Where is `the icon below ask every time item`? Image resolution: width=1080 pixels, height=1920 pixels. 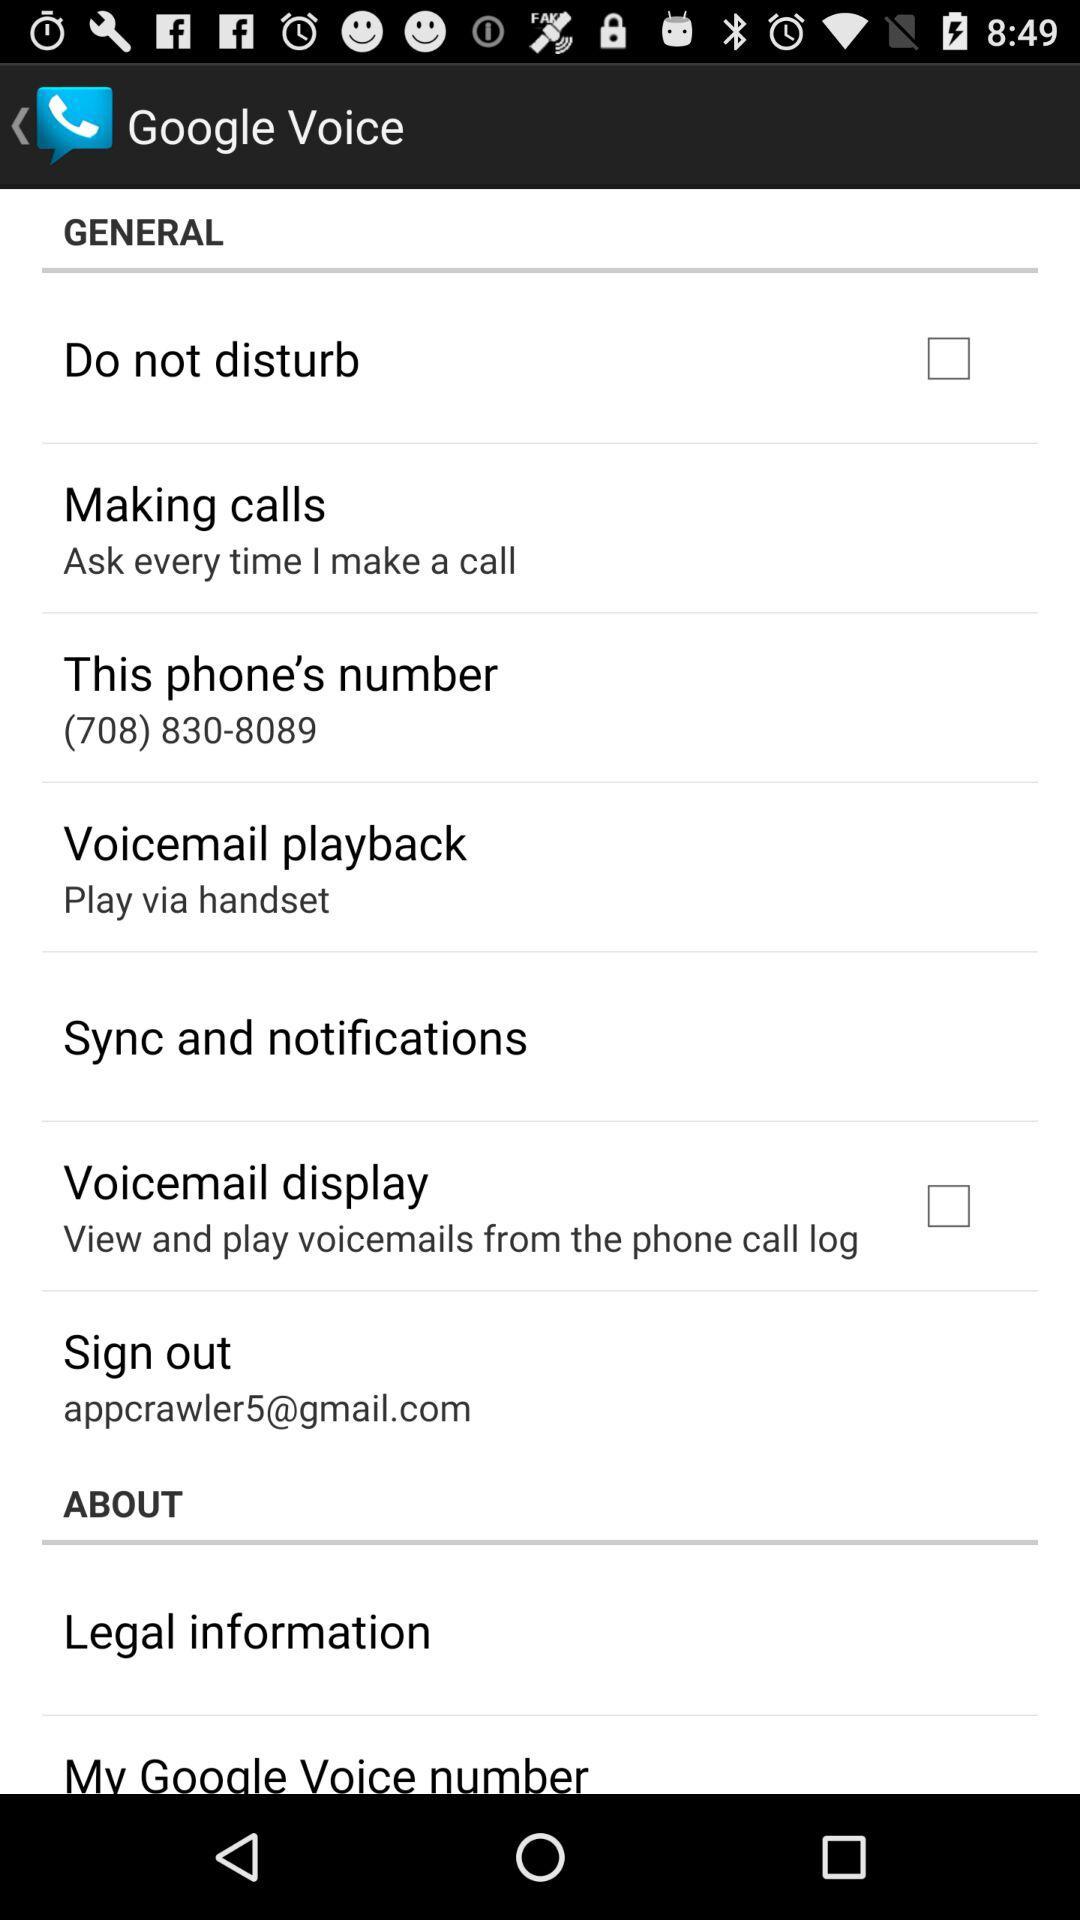
the icon below ask every time item is located at coordinates (280, 672).